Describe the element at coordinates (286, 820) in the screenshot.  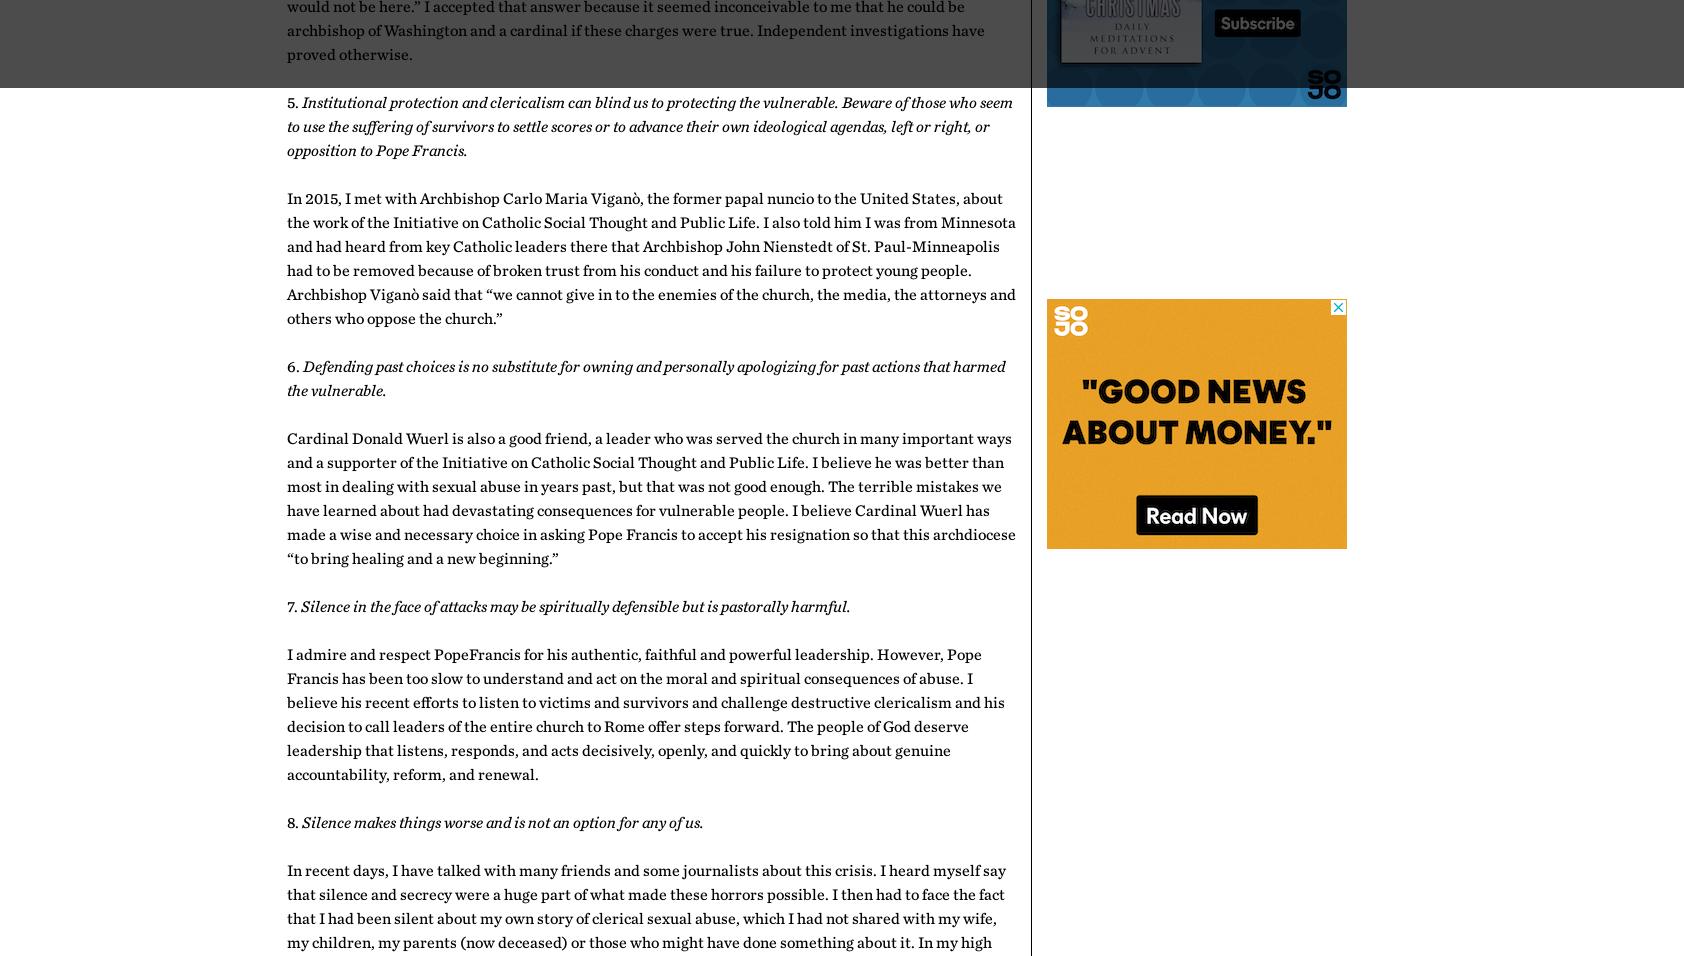
I see `'8.'` at that location.